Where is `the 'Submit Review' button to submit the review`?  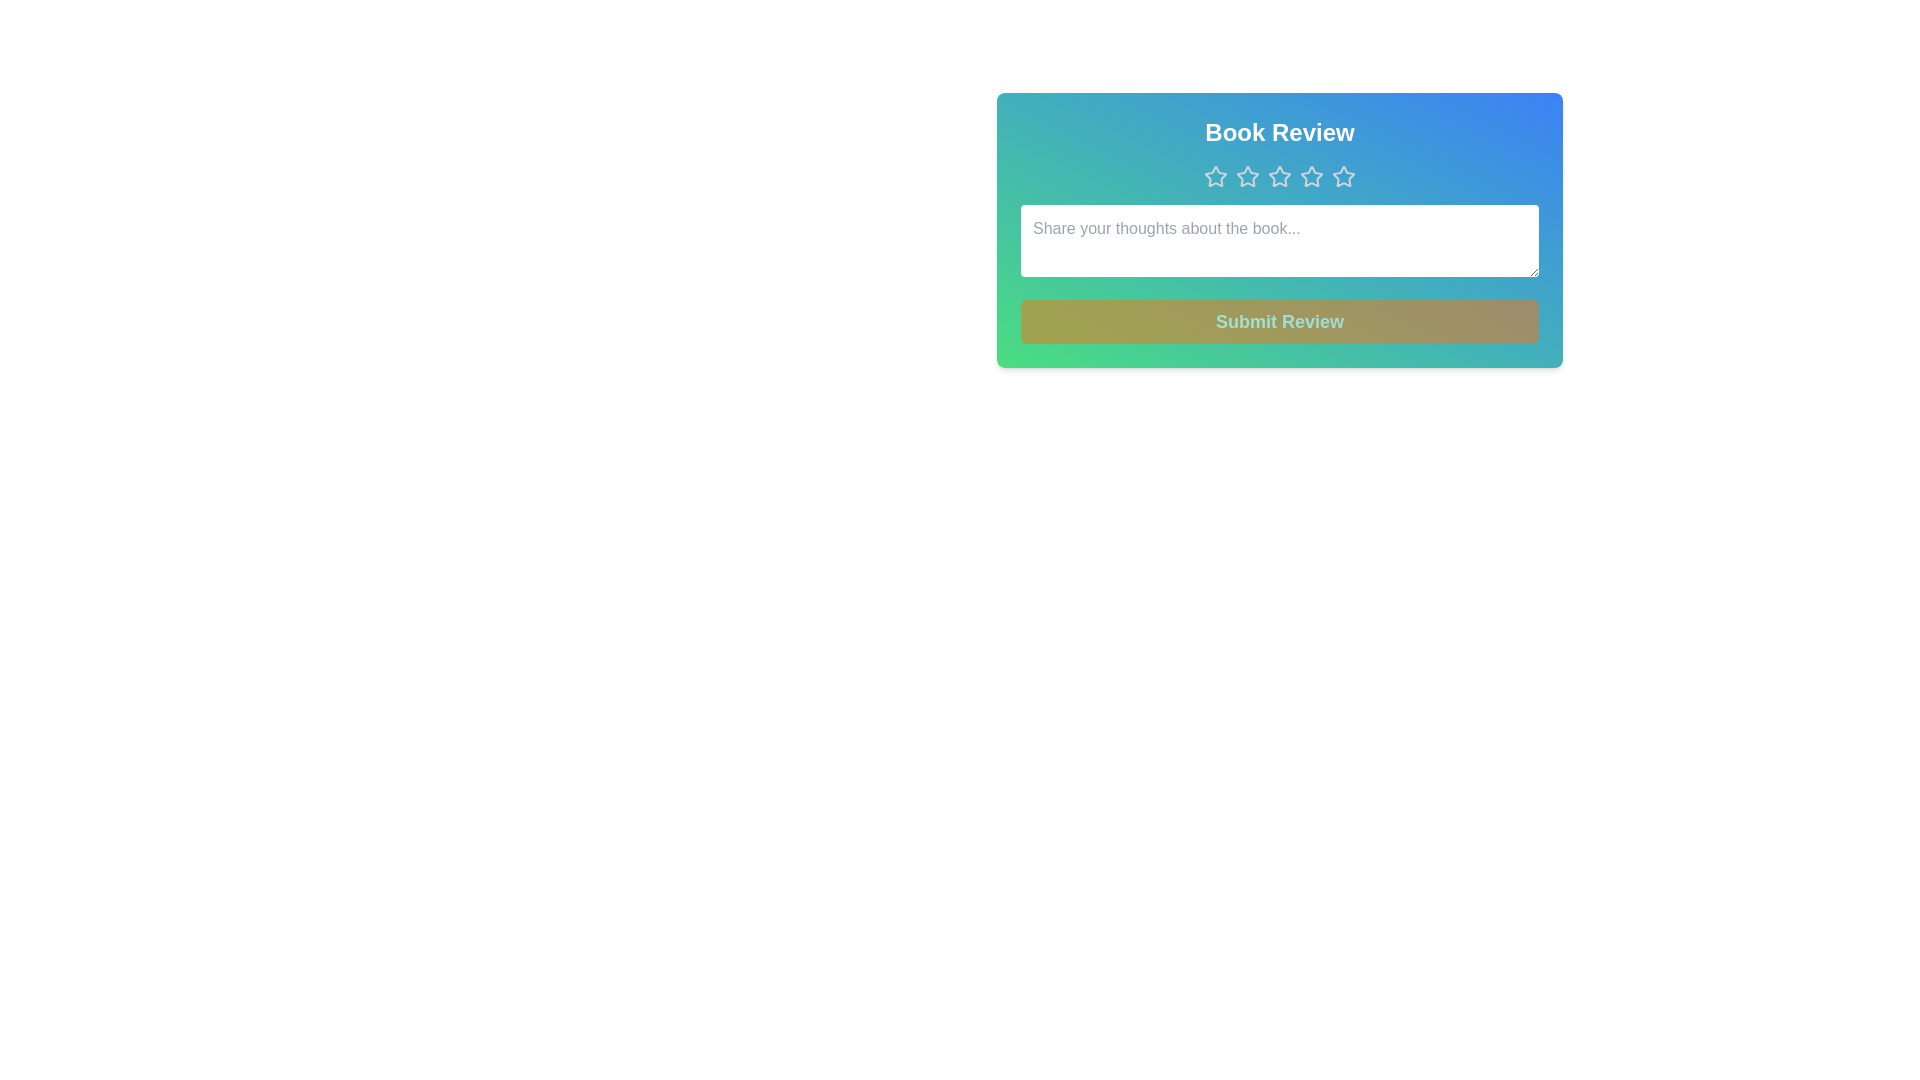
the 'Submit Review' button to submit the review is located at coordinates (1280, 320).